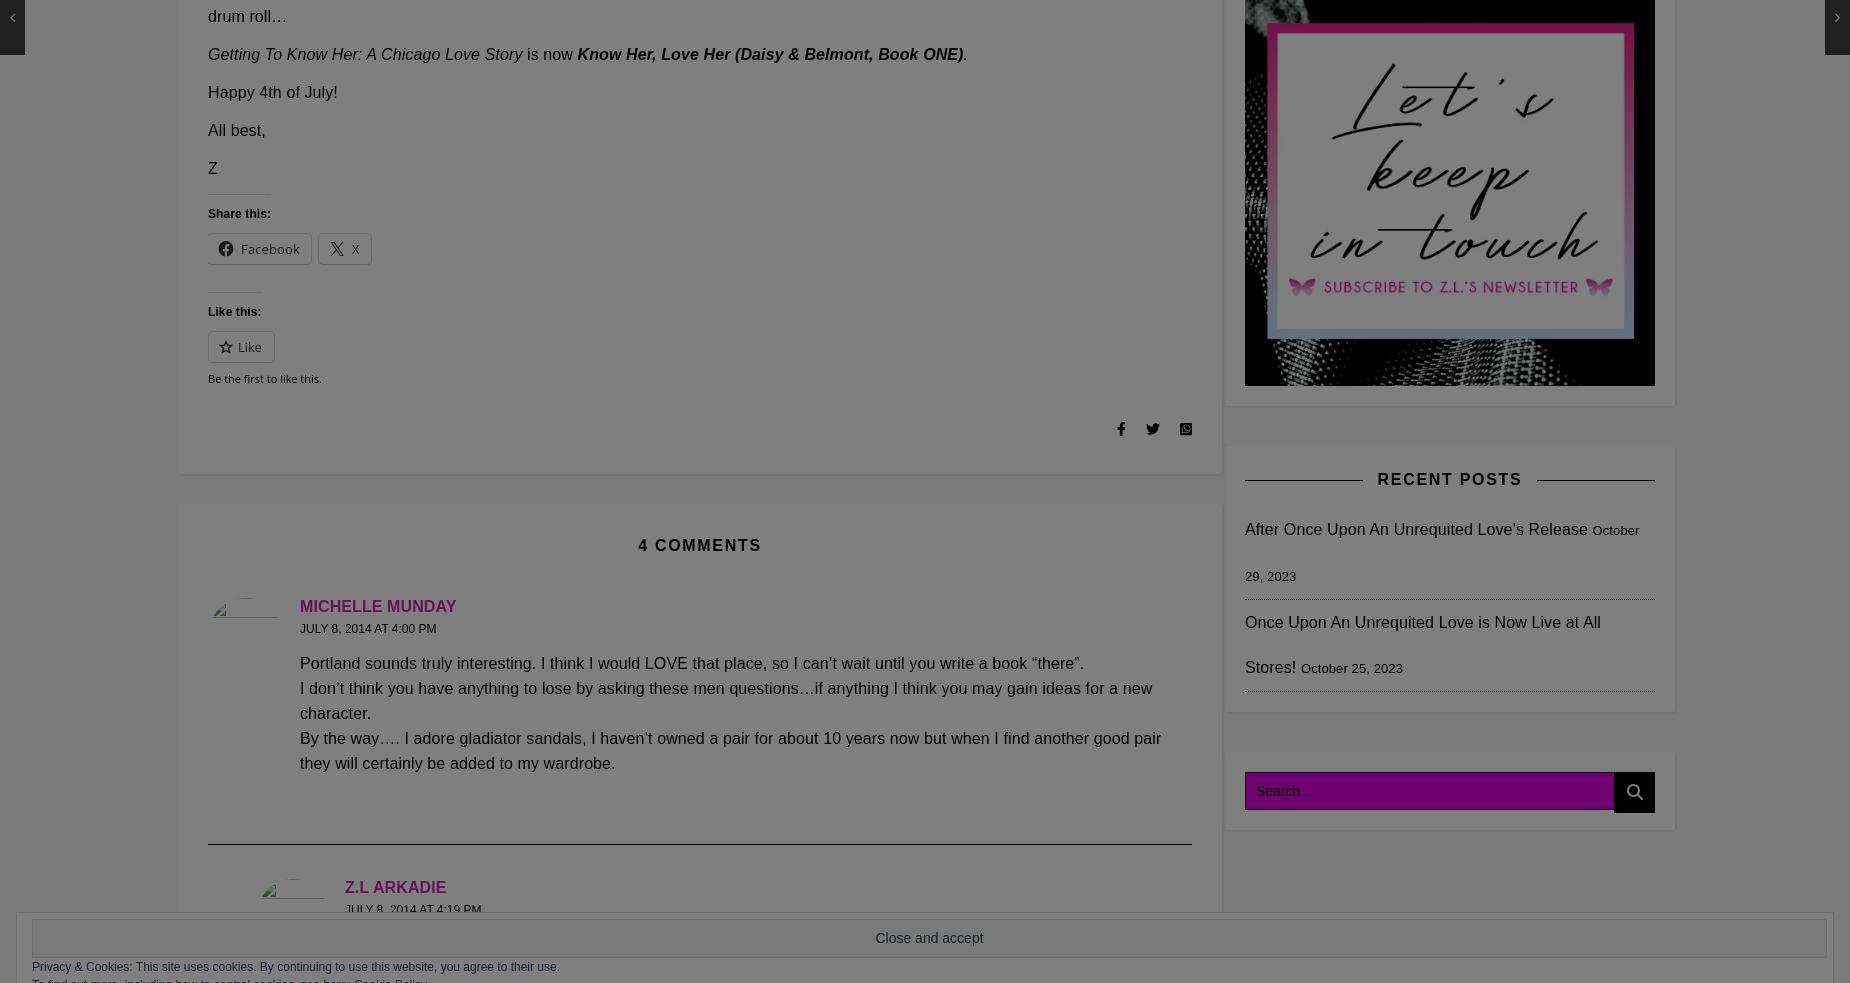 The width and height of the screenshot is (1850, 983). I want to click on 'Facebook', so click(268, 248).